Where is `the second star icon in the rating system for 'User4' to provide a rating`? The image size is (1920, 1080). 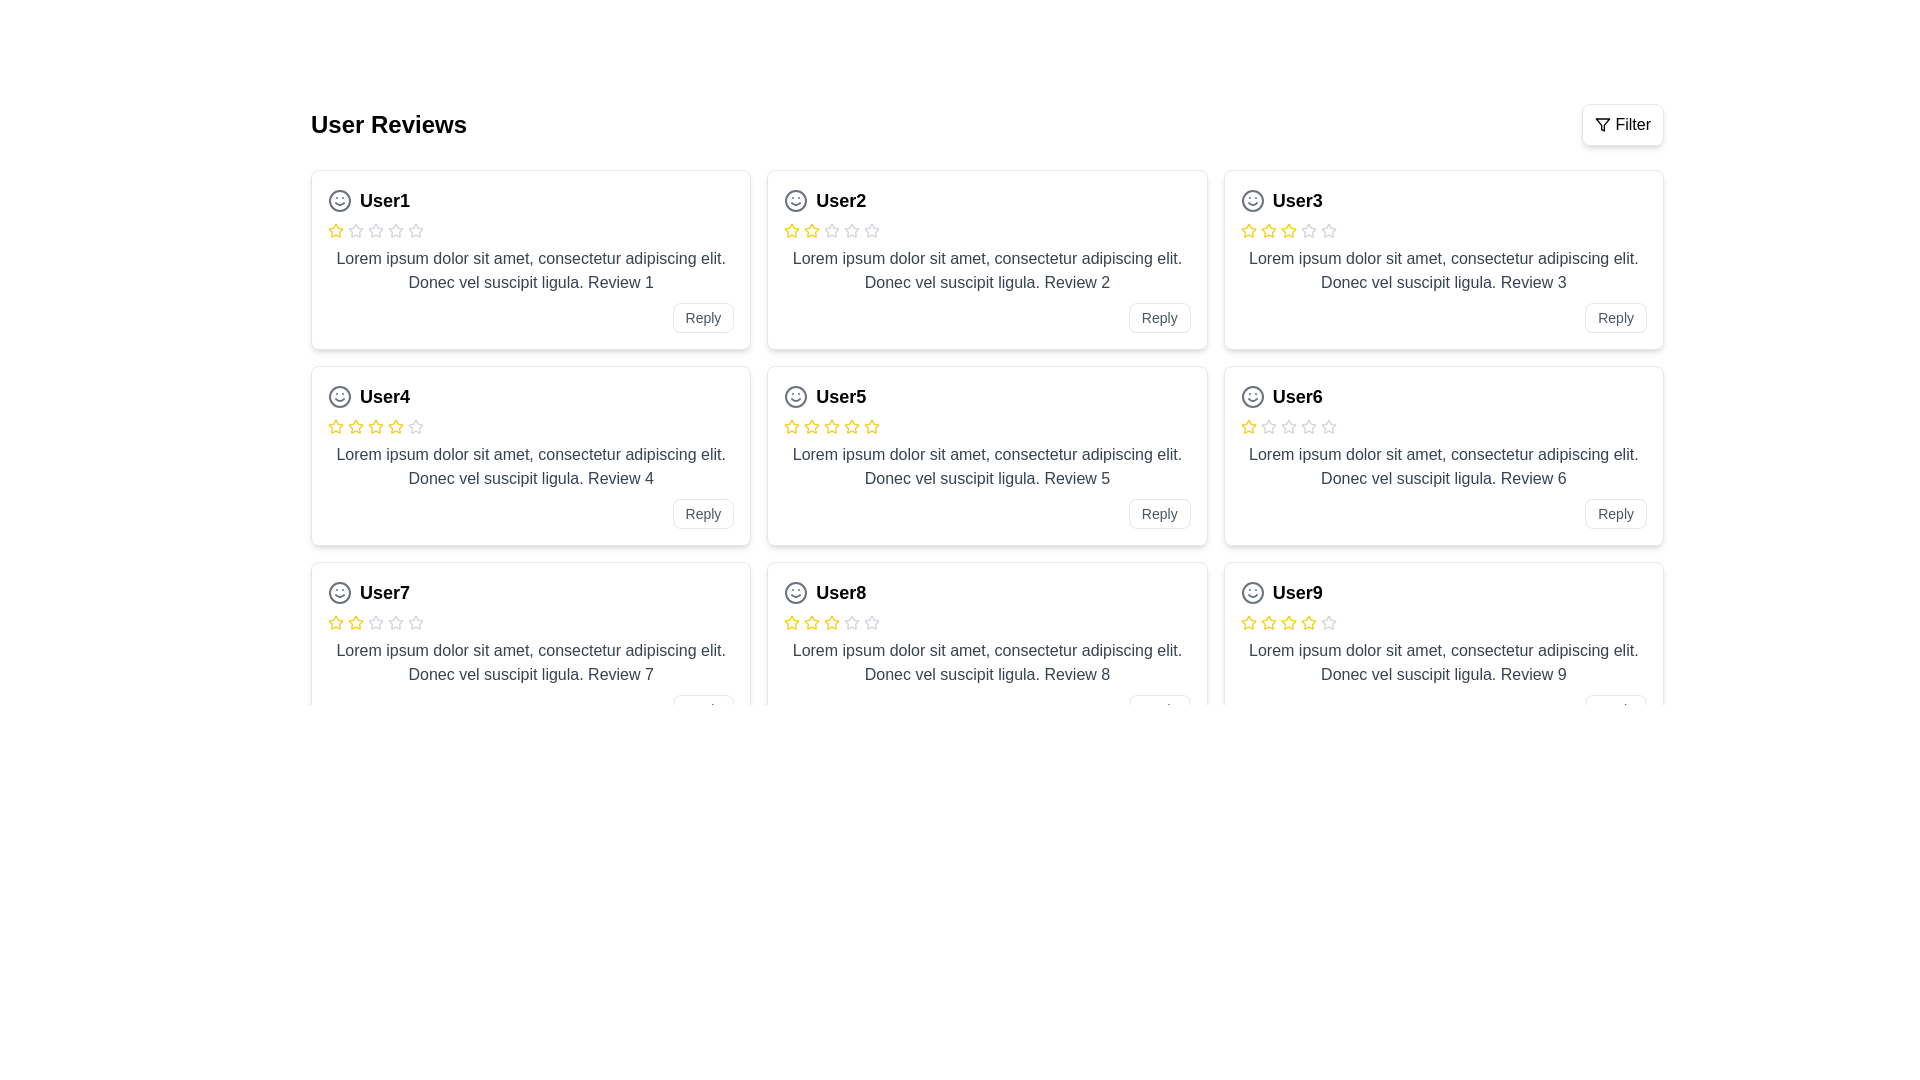
the second star icon in the rating system for 'User4' to provide a rating is located at coordinates (395, 425).